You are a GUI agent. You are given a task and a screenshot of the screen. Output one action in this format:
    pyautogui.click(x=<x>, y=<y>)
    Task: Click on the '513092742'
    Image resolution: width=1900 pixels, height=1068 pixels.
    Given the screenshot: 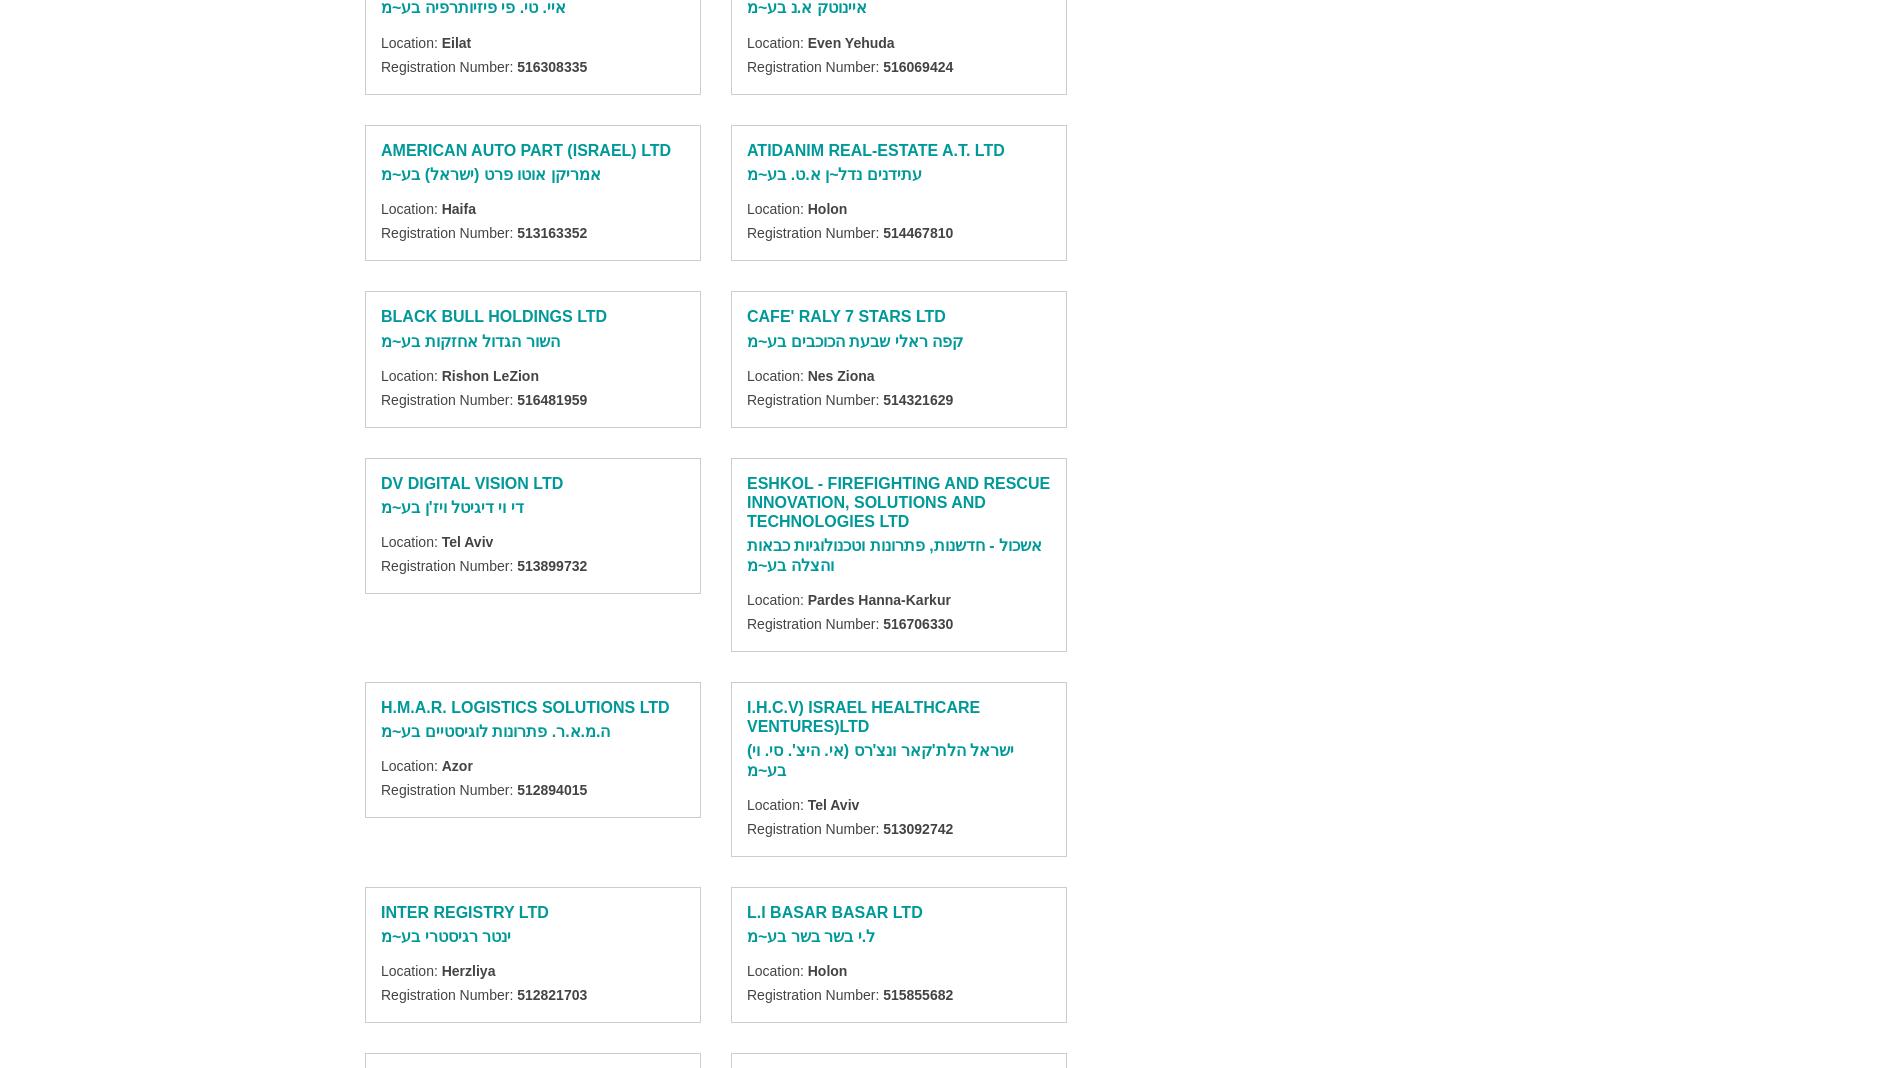 What is the action you would take?
    pyautogui.click(x=917, y=827)
    